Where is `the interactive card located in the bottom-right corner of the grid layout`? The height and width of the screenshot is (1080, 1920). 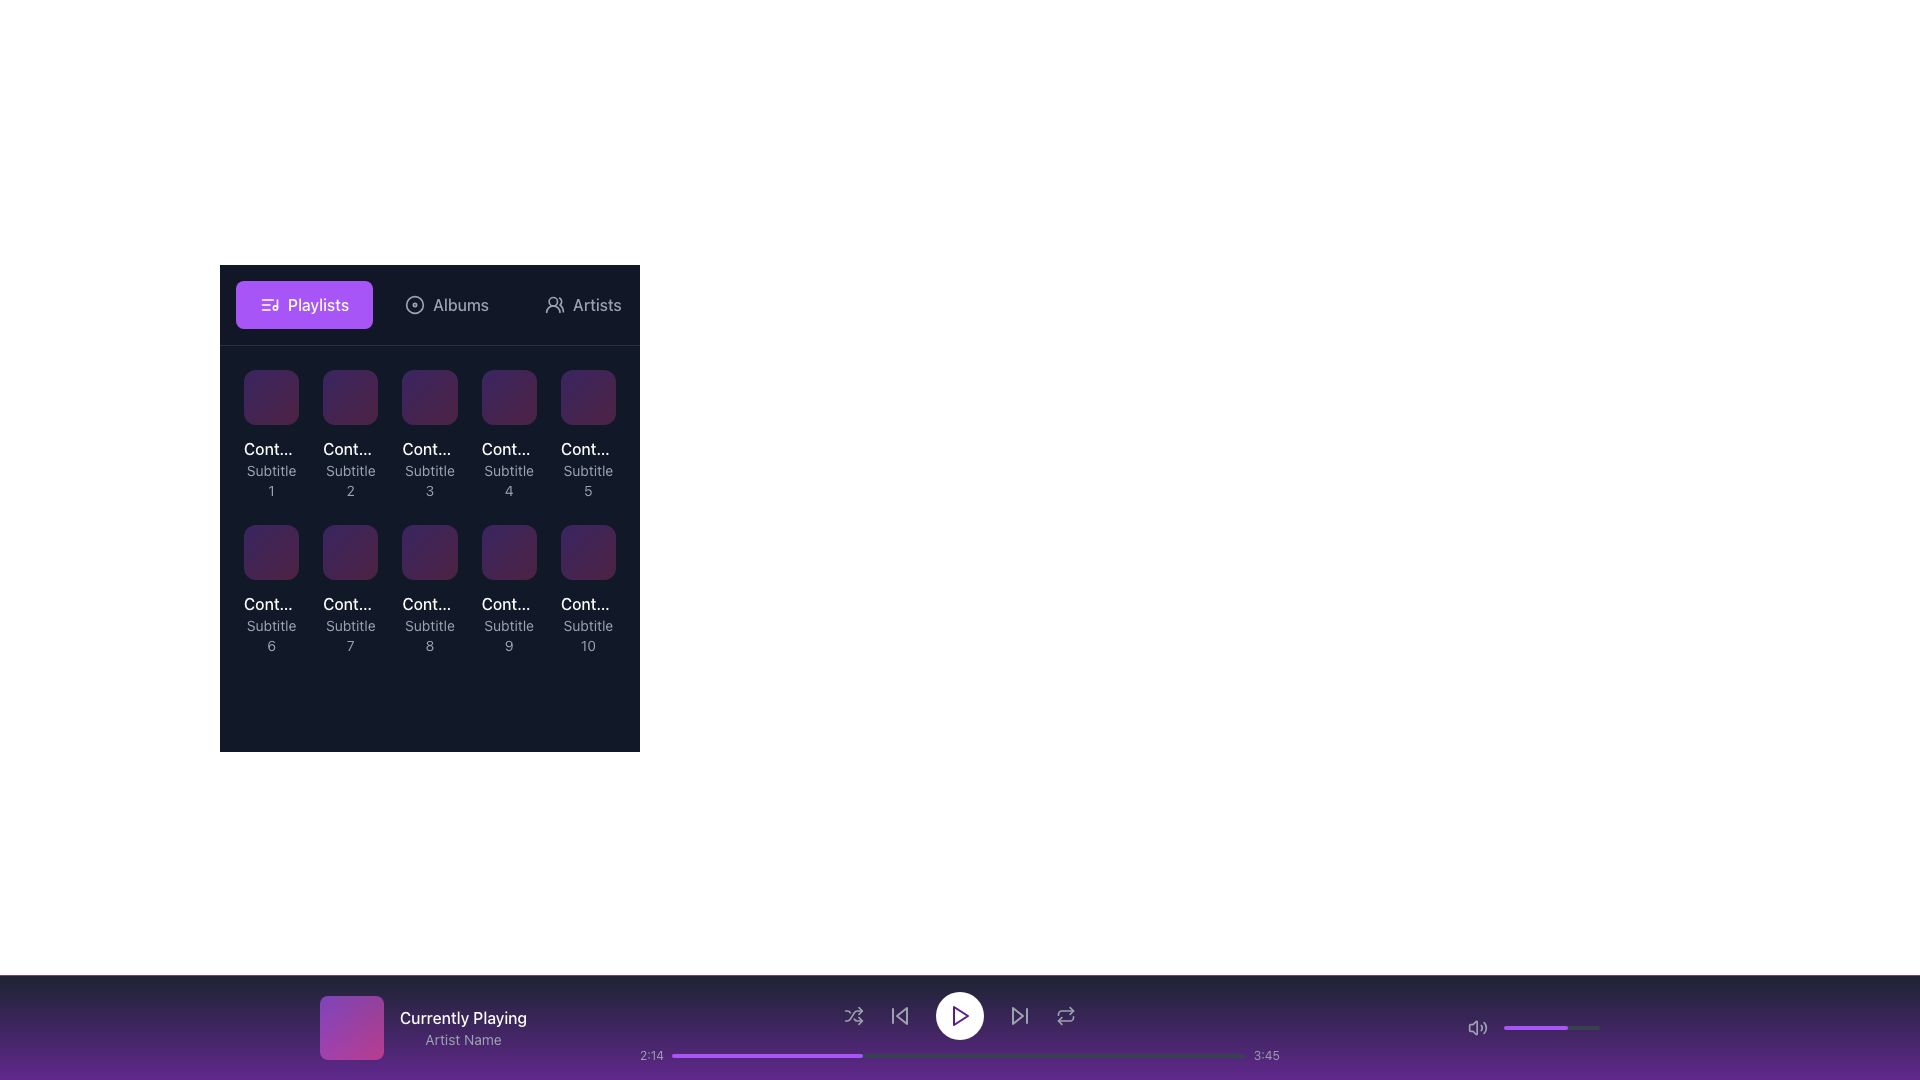
the interactive card located in the bottom-right corner of the grid layout is located at coordinates (587, 589).